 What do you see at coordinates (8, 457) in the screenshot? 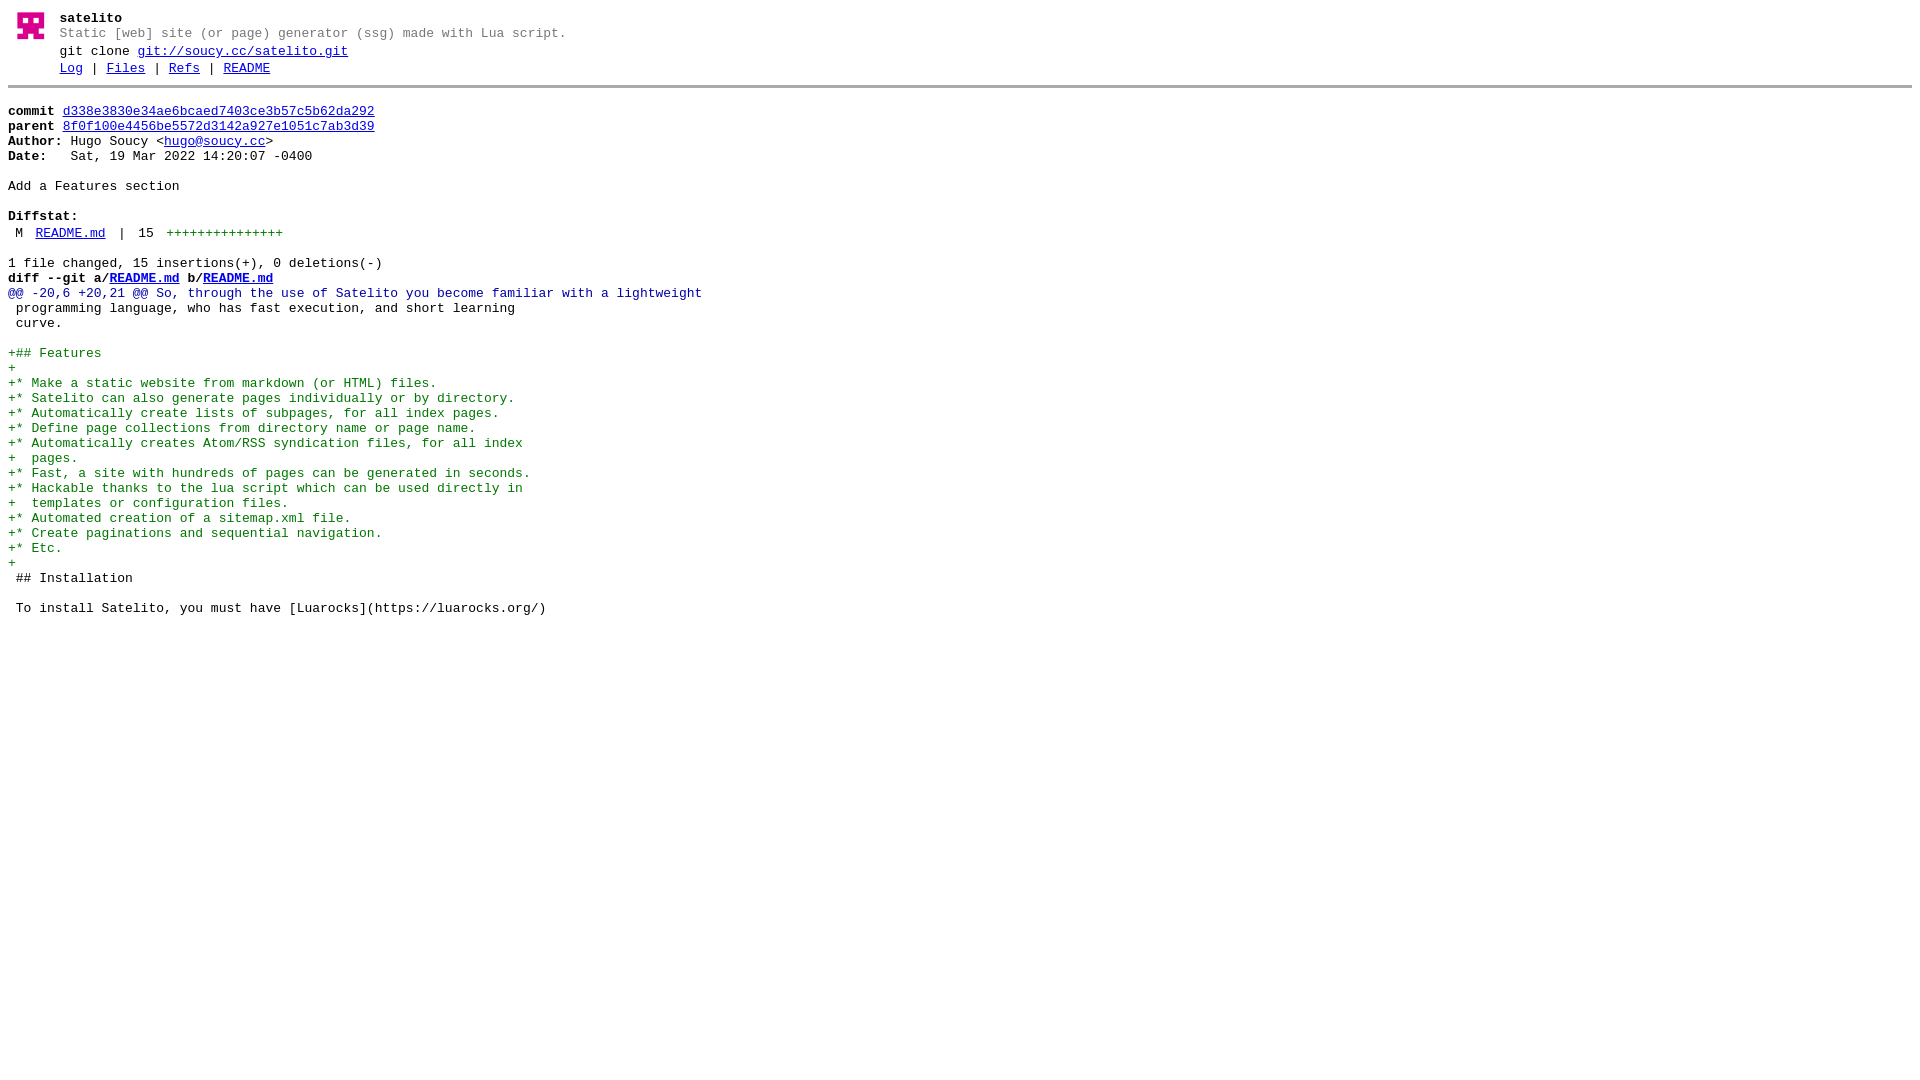
I see `'+  pages.'` at bounding box center [8, 457].